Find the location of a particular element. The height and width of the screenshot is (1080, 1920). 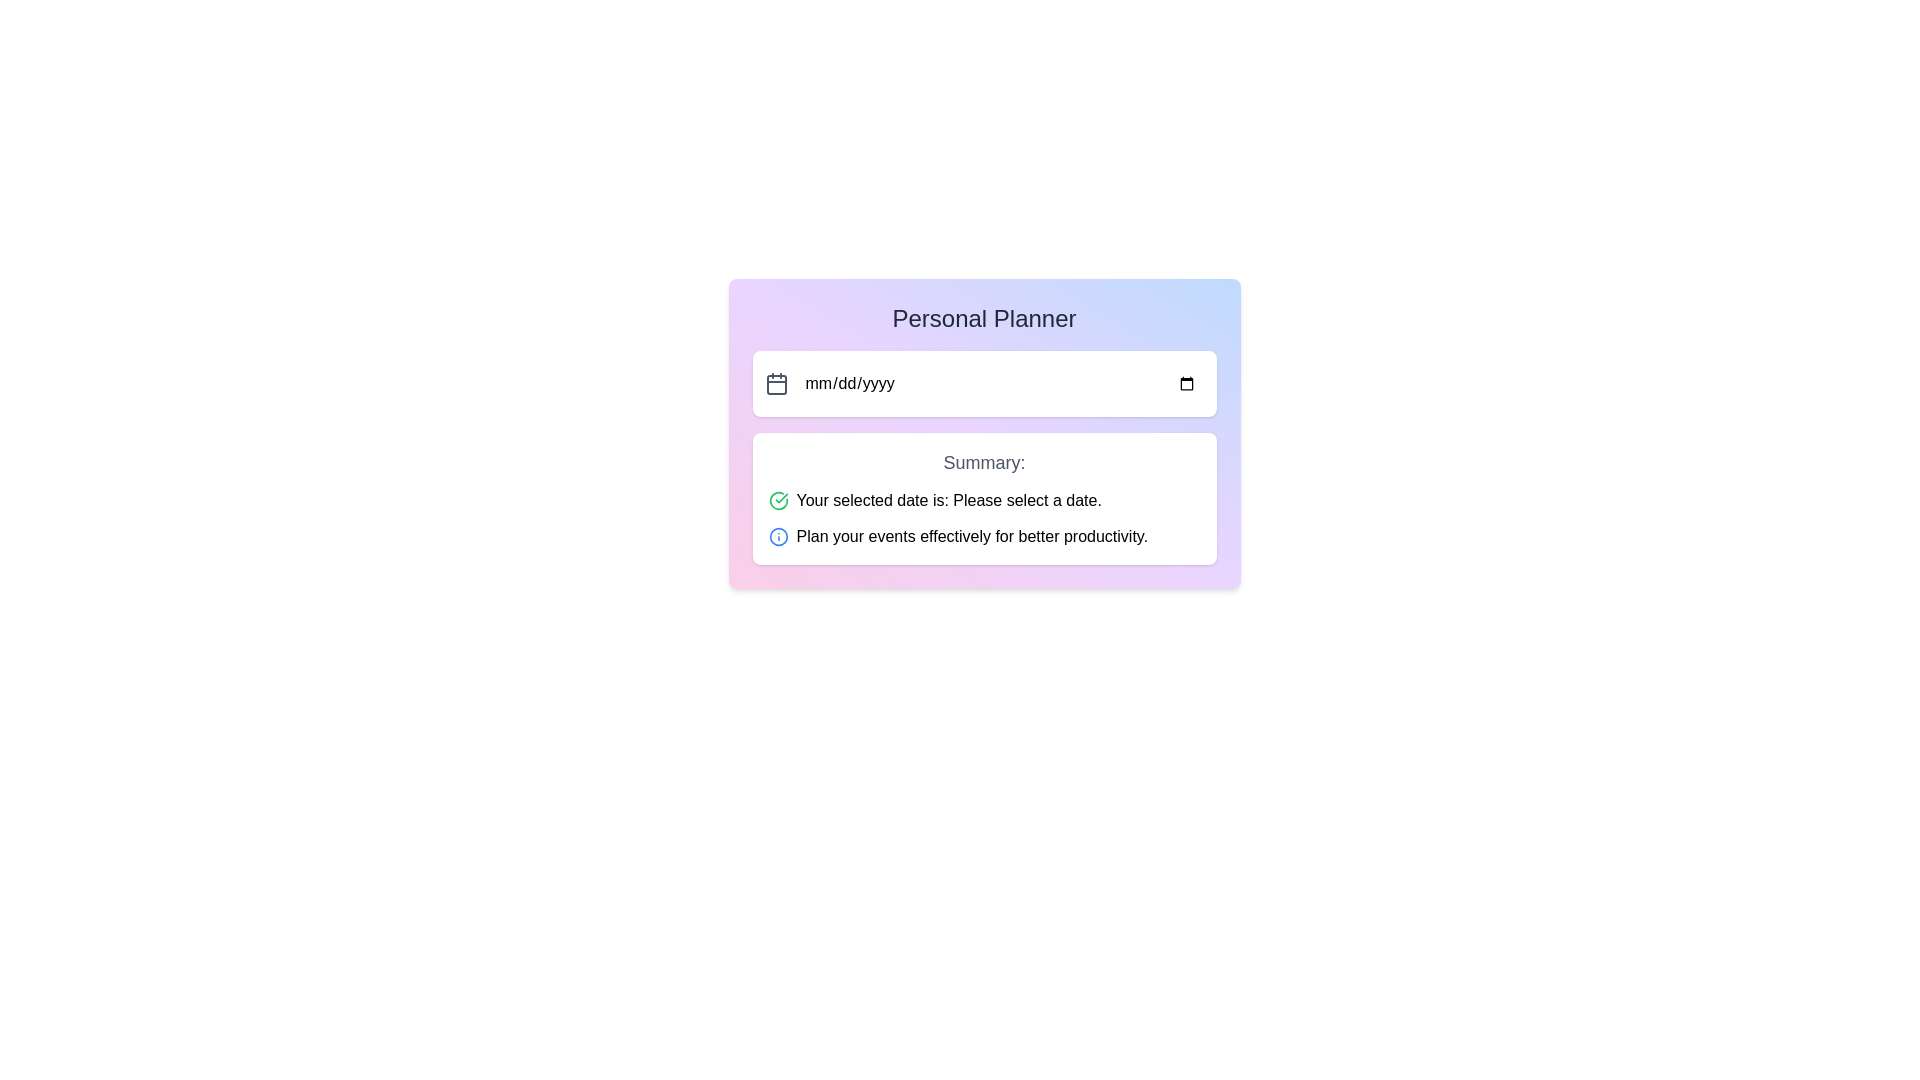

the text label component that contains the text 'Plan your events effectively for better productivity.' located within a white rectangular area in the 'Personal Planner' interface is located at coordinates (972, 535).